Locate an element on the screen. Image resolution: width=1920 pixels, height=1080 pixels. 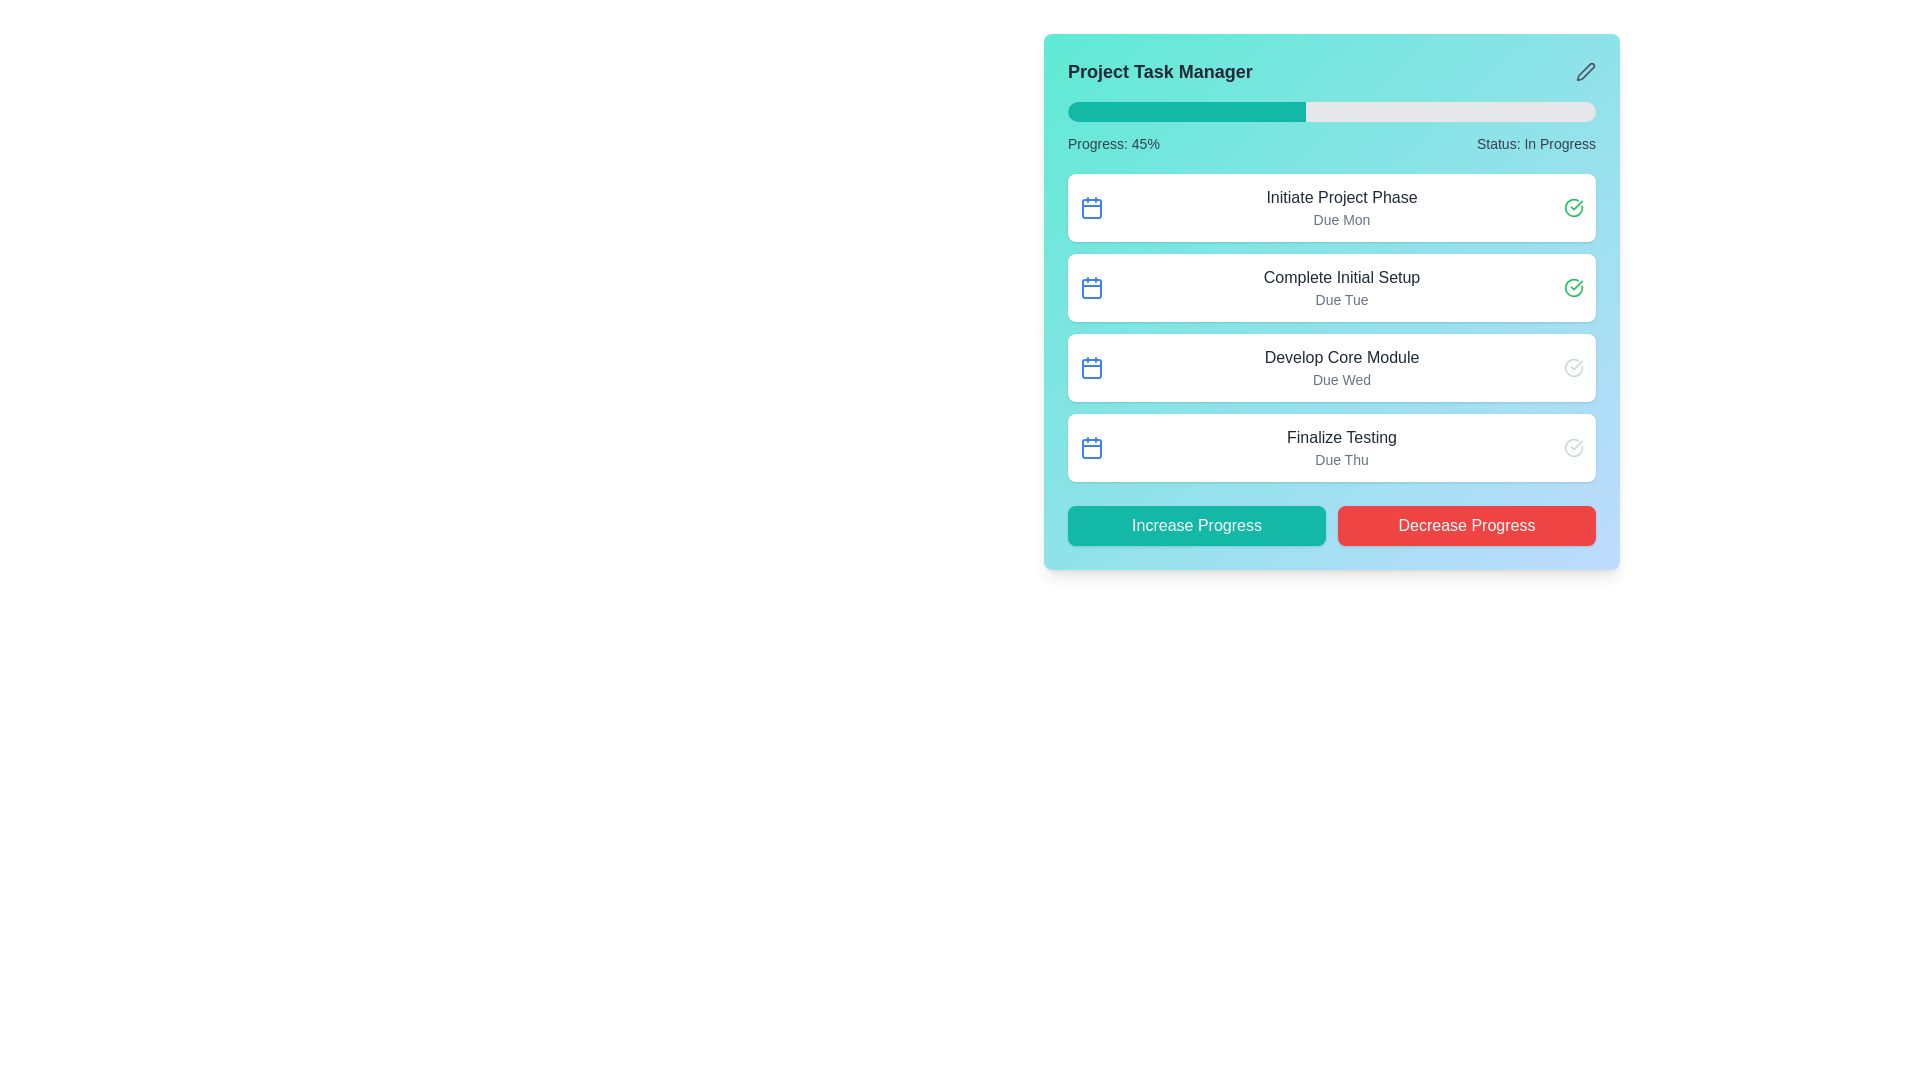
the text label that displays 'Due Wed', which is styled in a smaller gray font and positioned below 'Develop Core Module' is located at coordinates (1342, 380).